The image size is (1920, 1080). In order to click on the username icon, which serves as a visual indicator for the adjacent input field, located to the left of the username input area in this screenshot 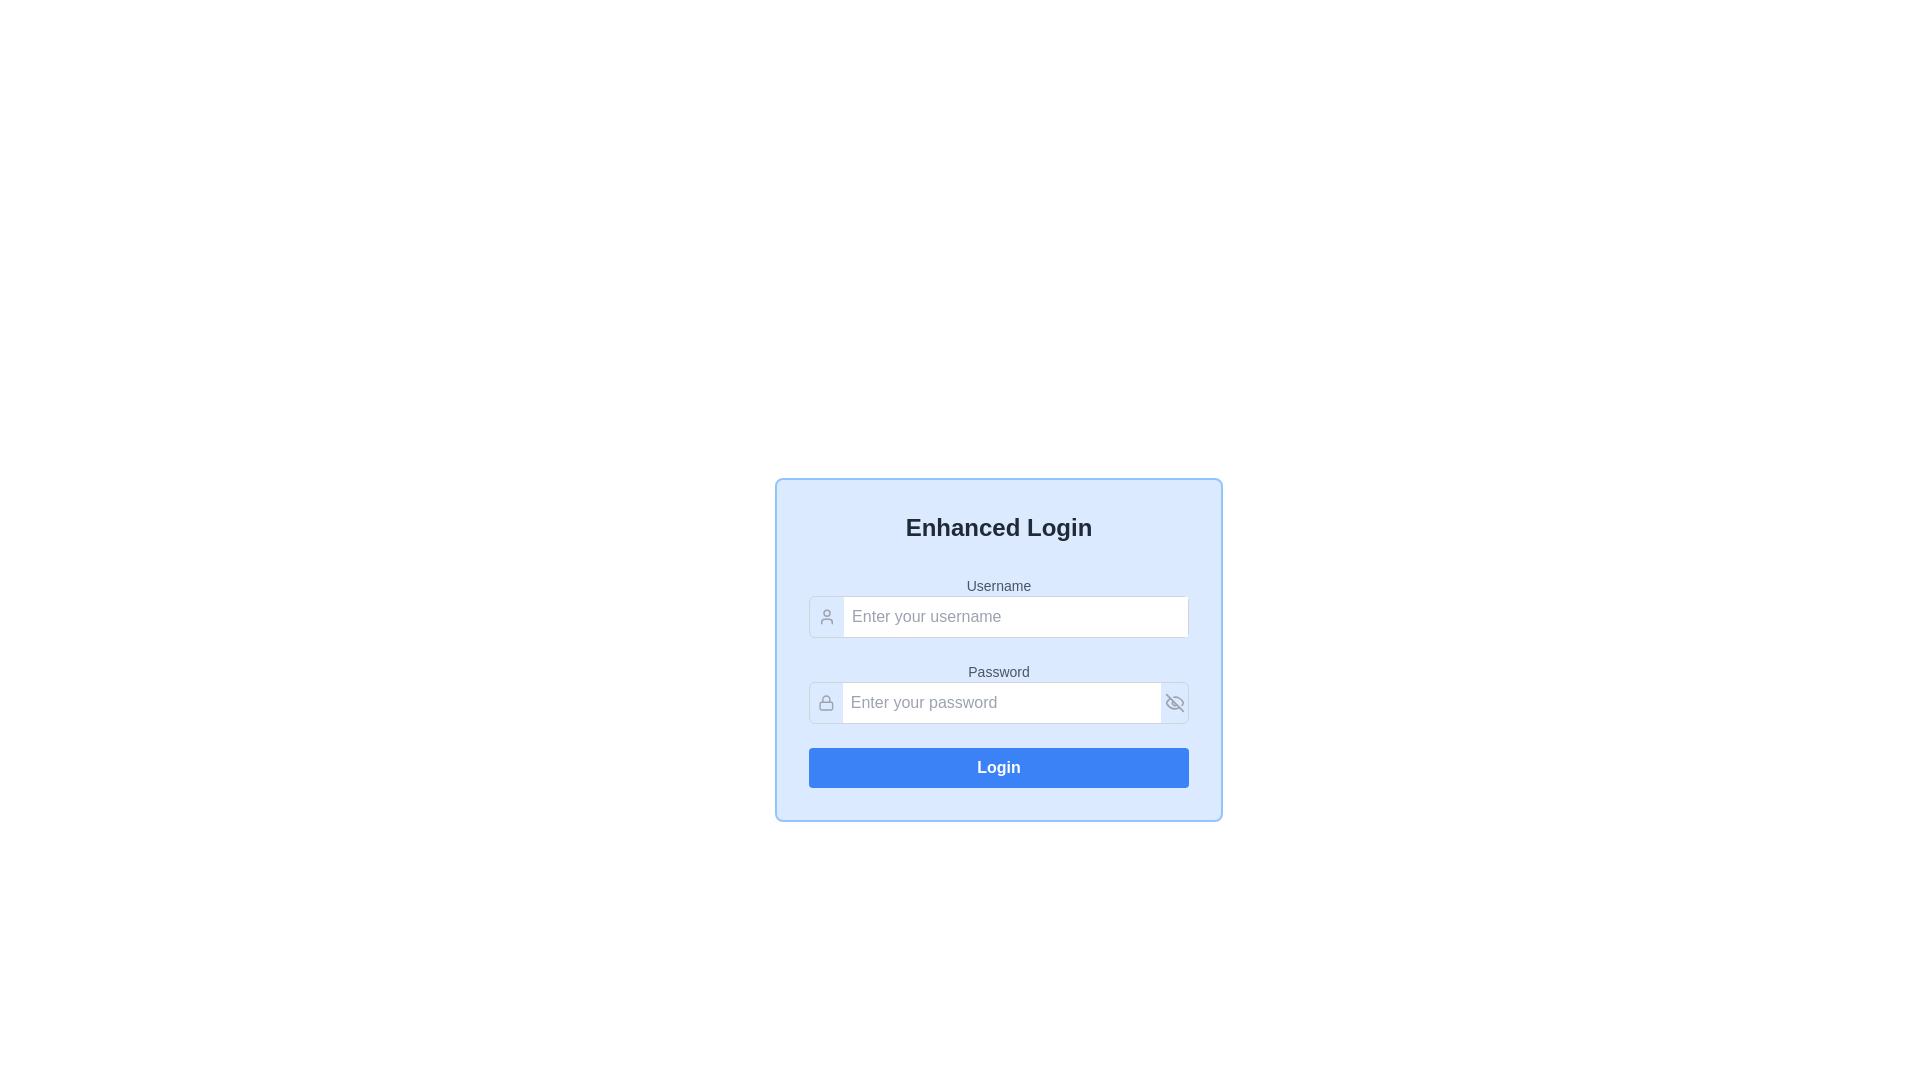, I will do `click(827, 616)`.